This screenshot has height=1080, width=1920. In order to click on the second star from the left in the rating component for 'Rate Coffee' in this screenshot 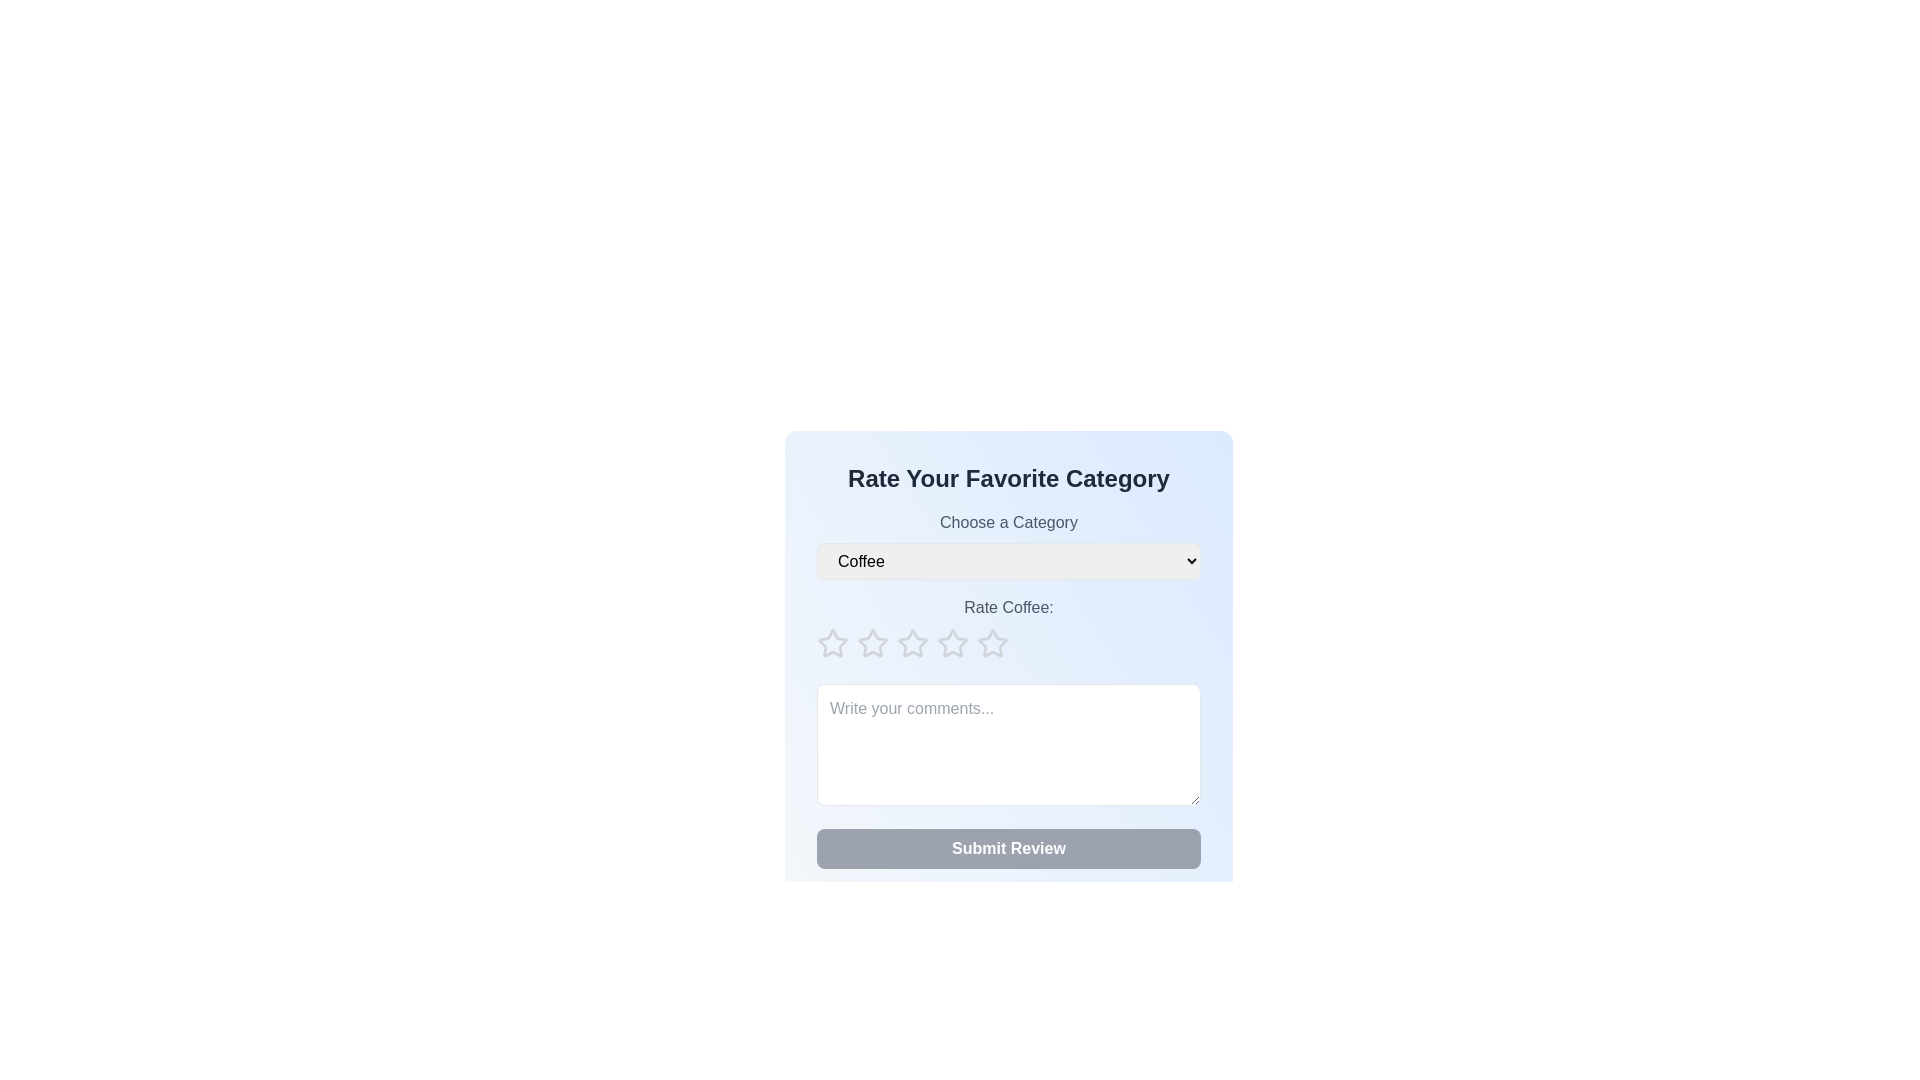, I will do `click(911, 643)`.